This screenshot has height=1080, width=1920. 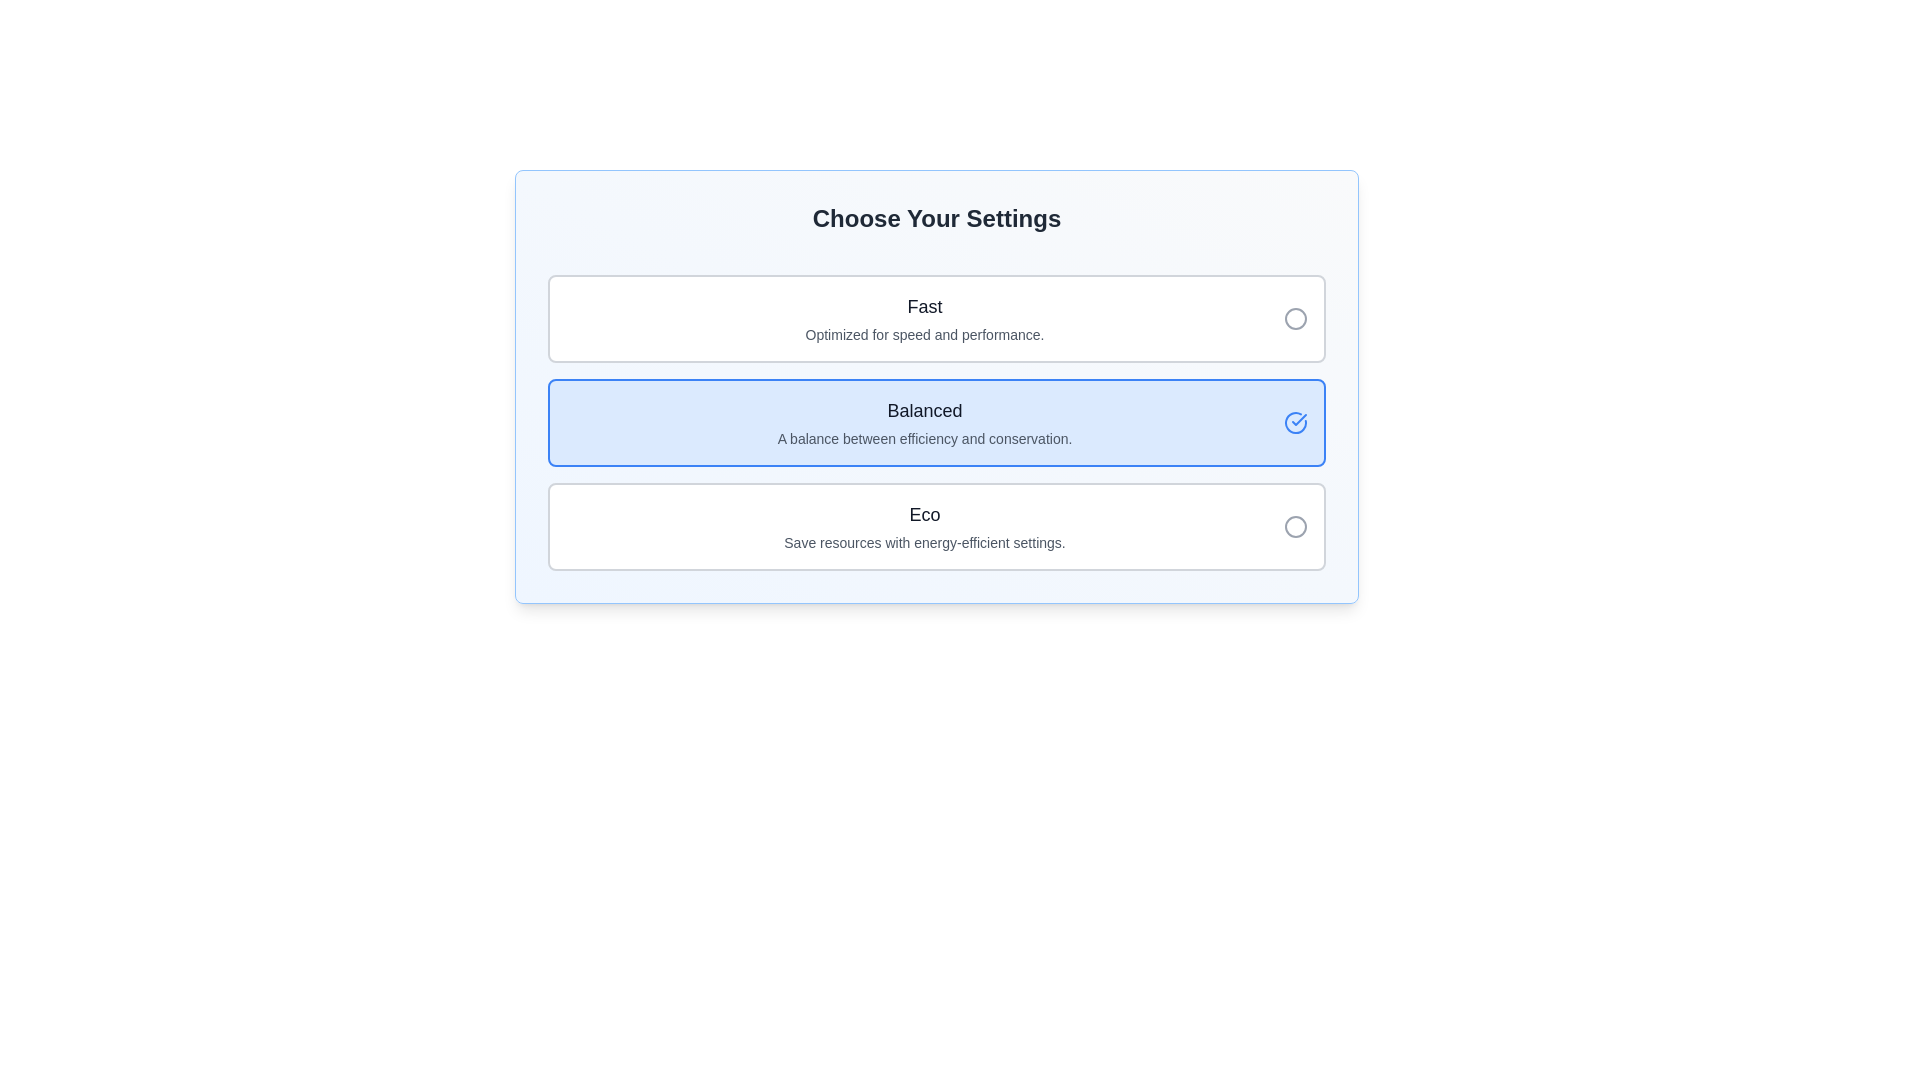 What do you see at coordinates (1296, 318) in the screenshot?
I see `the status icon representing the 'Fast' selection, which indicates its deselected or inactive state, positioned at the far right of the 'Fast' selection card` at bounding box center [1296, 318].